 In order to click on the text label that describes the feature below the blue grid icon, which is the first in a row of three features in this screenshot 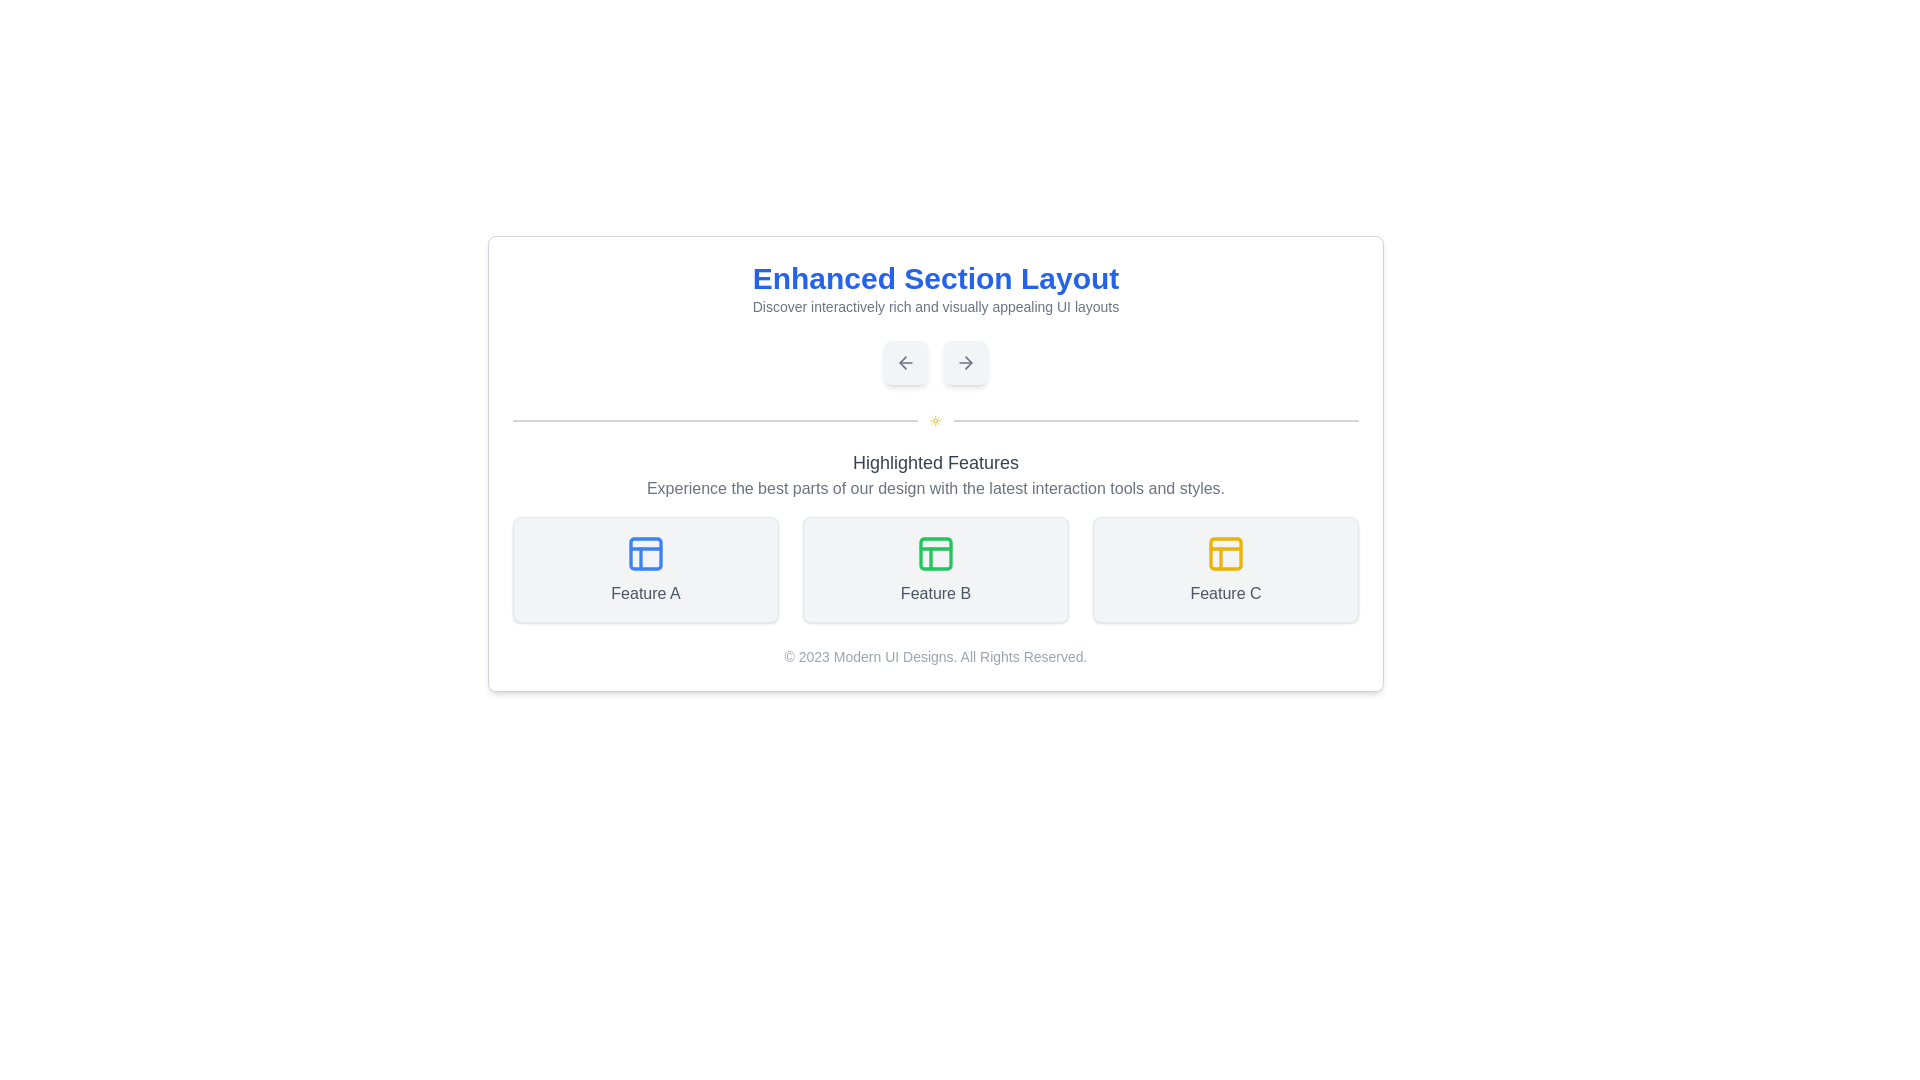, I will do `click(646, 593)`.